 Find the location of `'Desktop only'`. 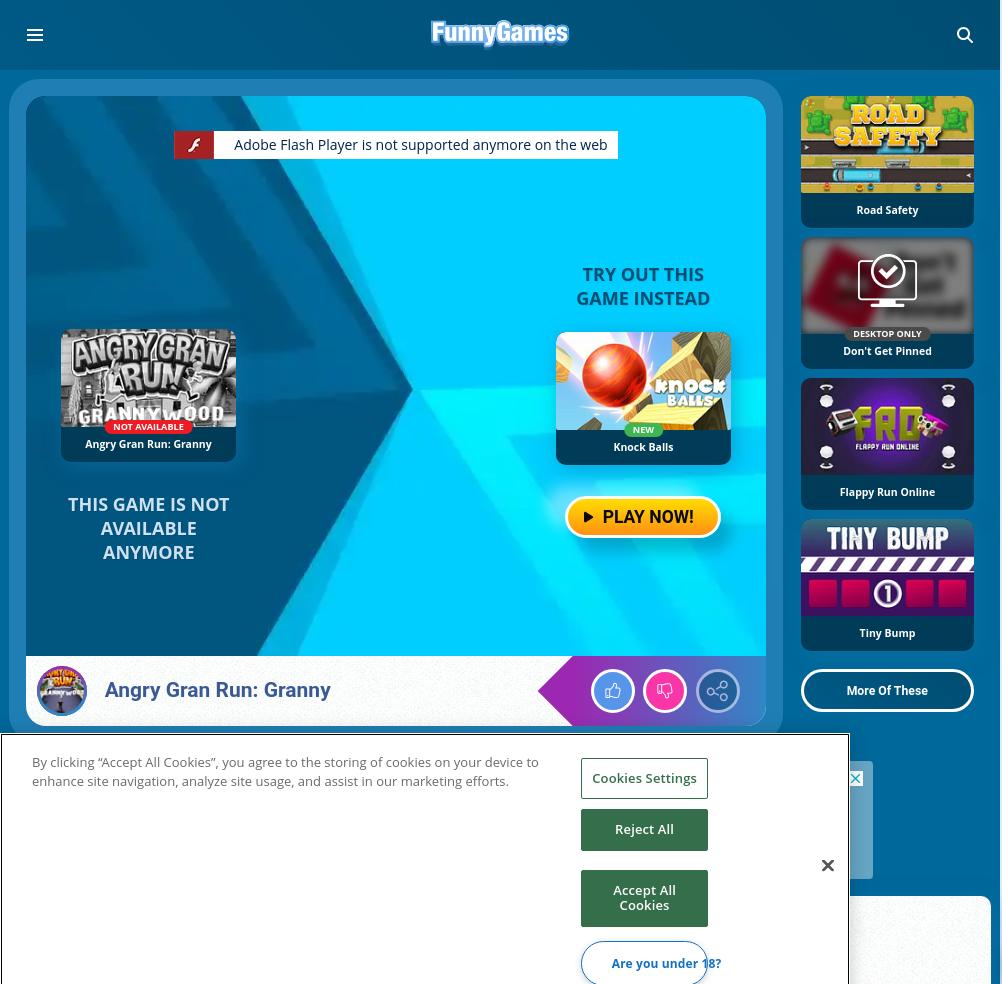

'Desktop only' is located at coordinates (886, 332).